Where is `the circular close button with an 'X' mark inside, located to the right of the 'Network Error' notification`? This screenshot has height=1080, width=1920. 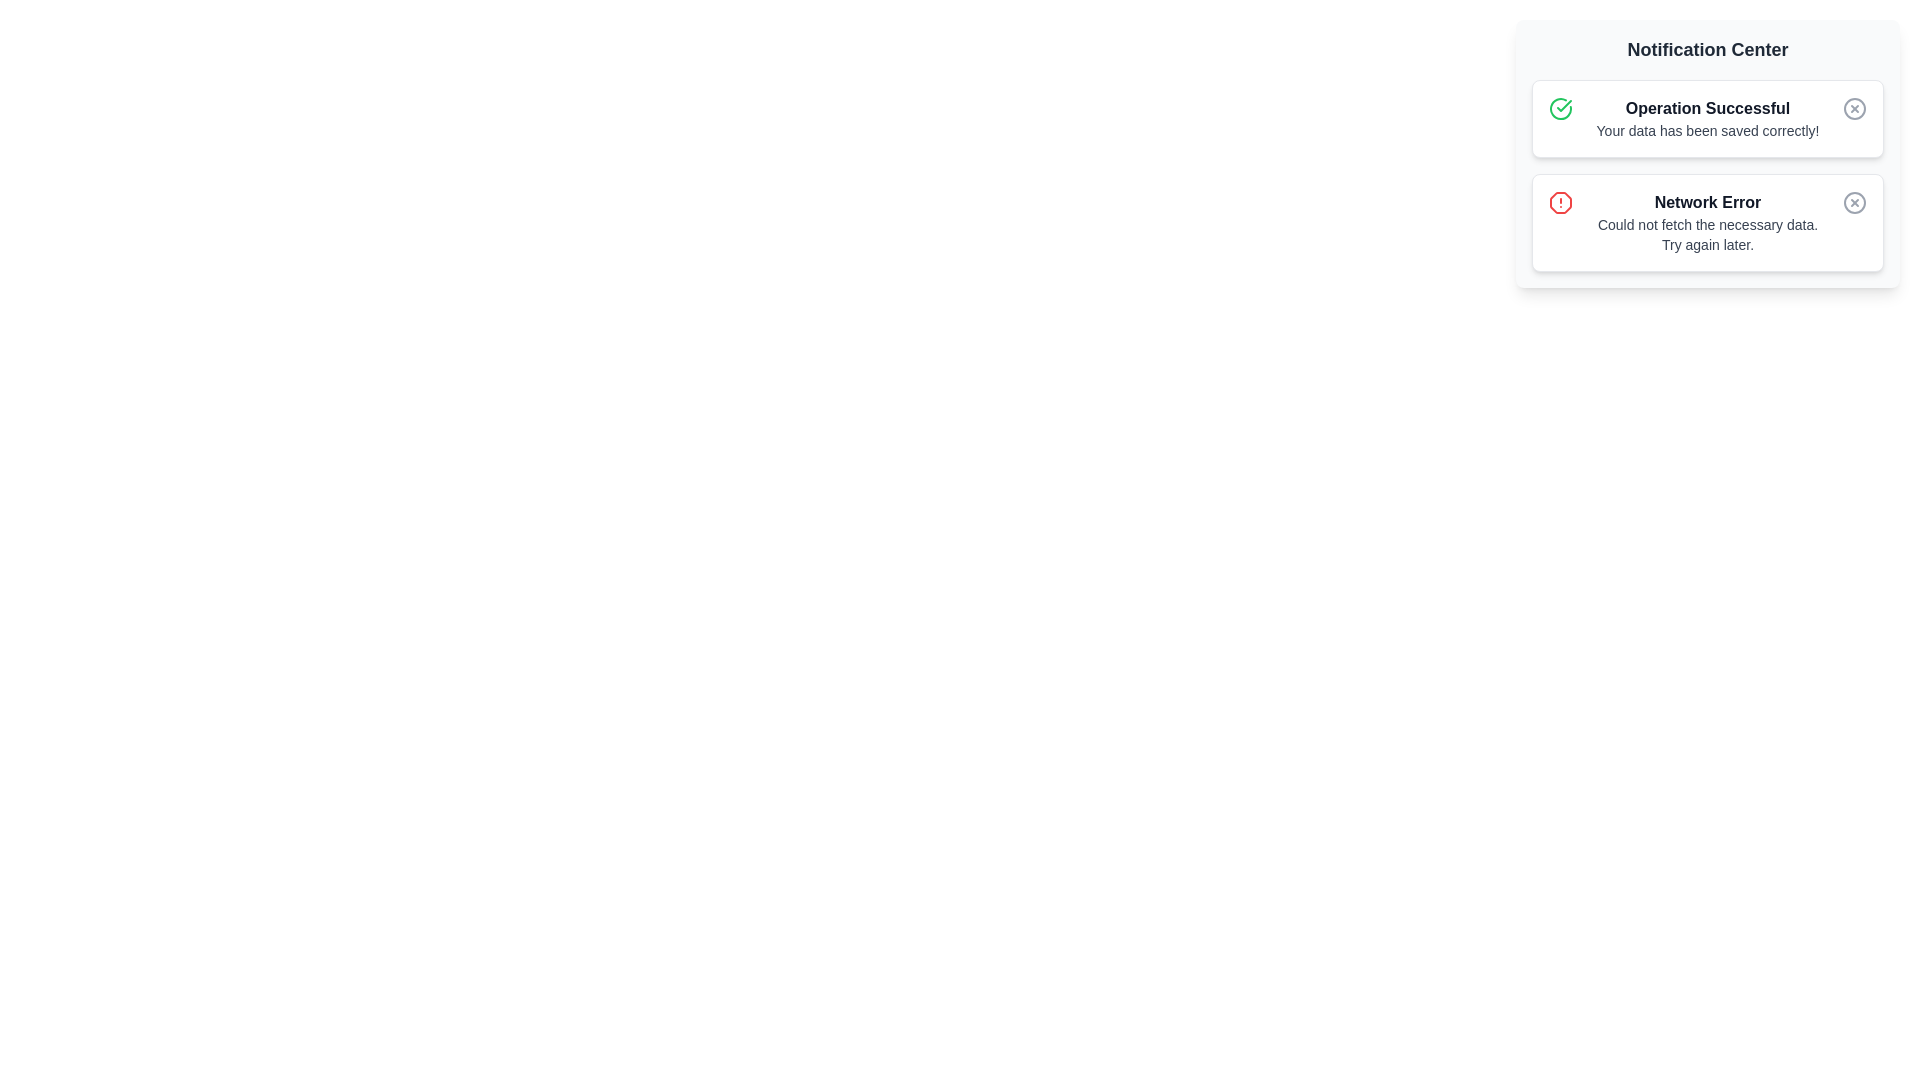
the circular close button with an 'X' mark inside, located to the right of the 'Network Error' notification is located at coordinates (1853, 203).